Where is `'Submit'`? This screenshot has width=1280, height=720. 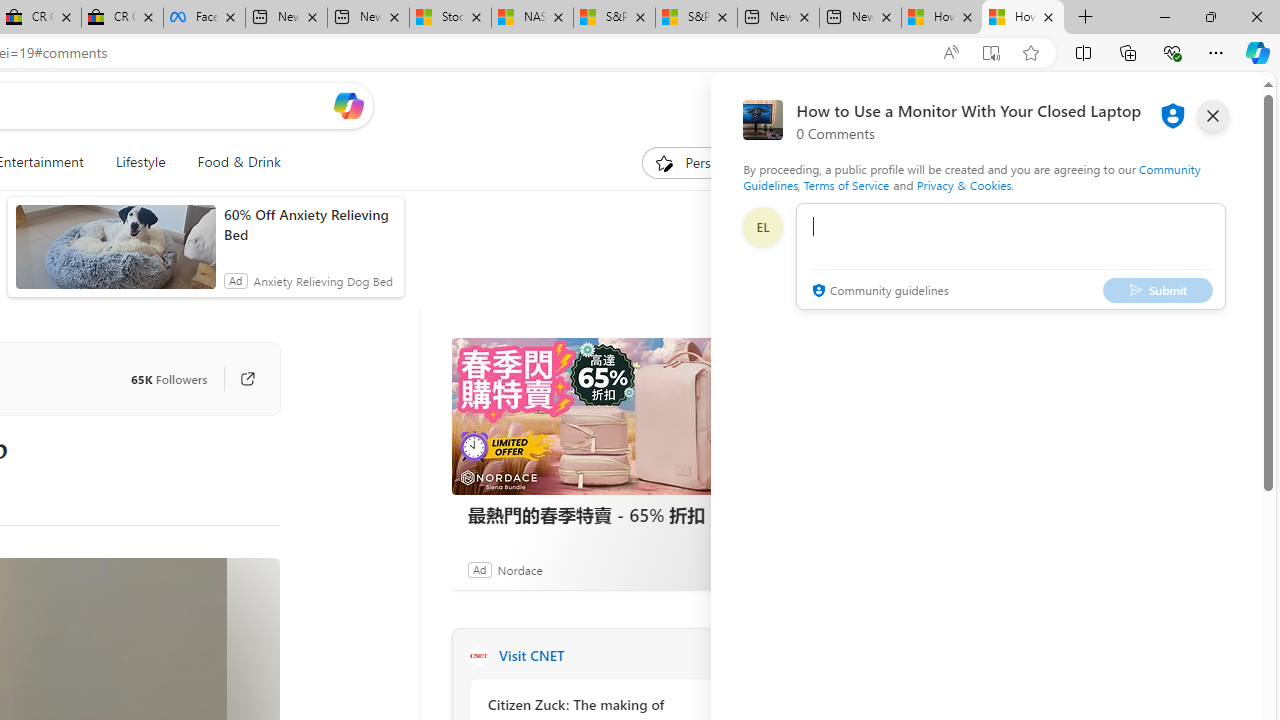 'Submit' is located at coordinates (1158, 290).